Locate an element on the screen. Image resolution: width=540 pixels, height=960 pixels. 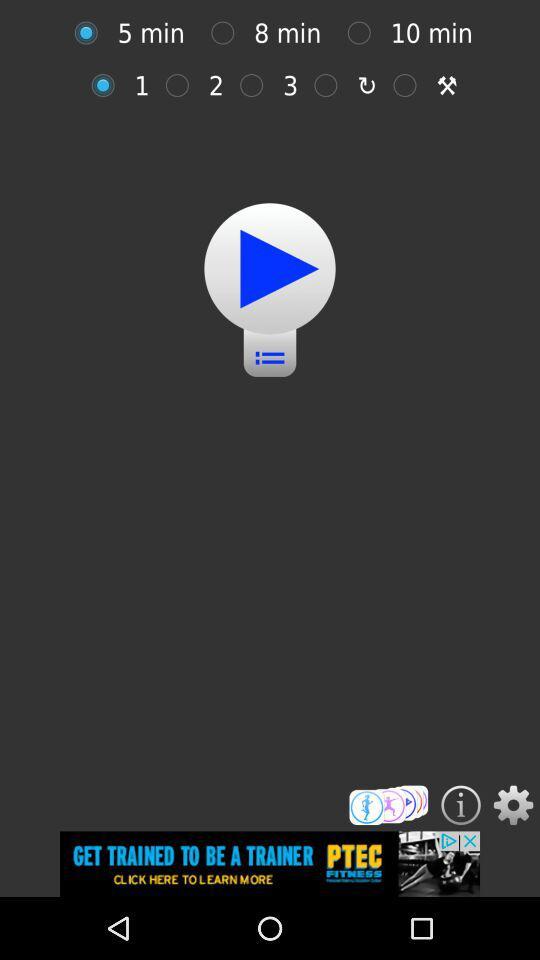
tools is located at coordinates (409, 85).